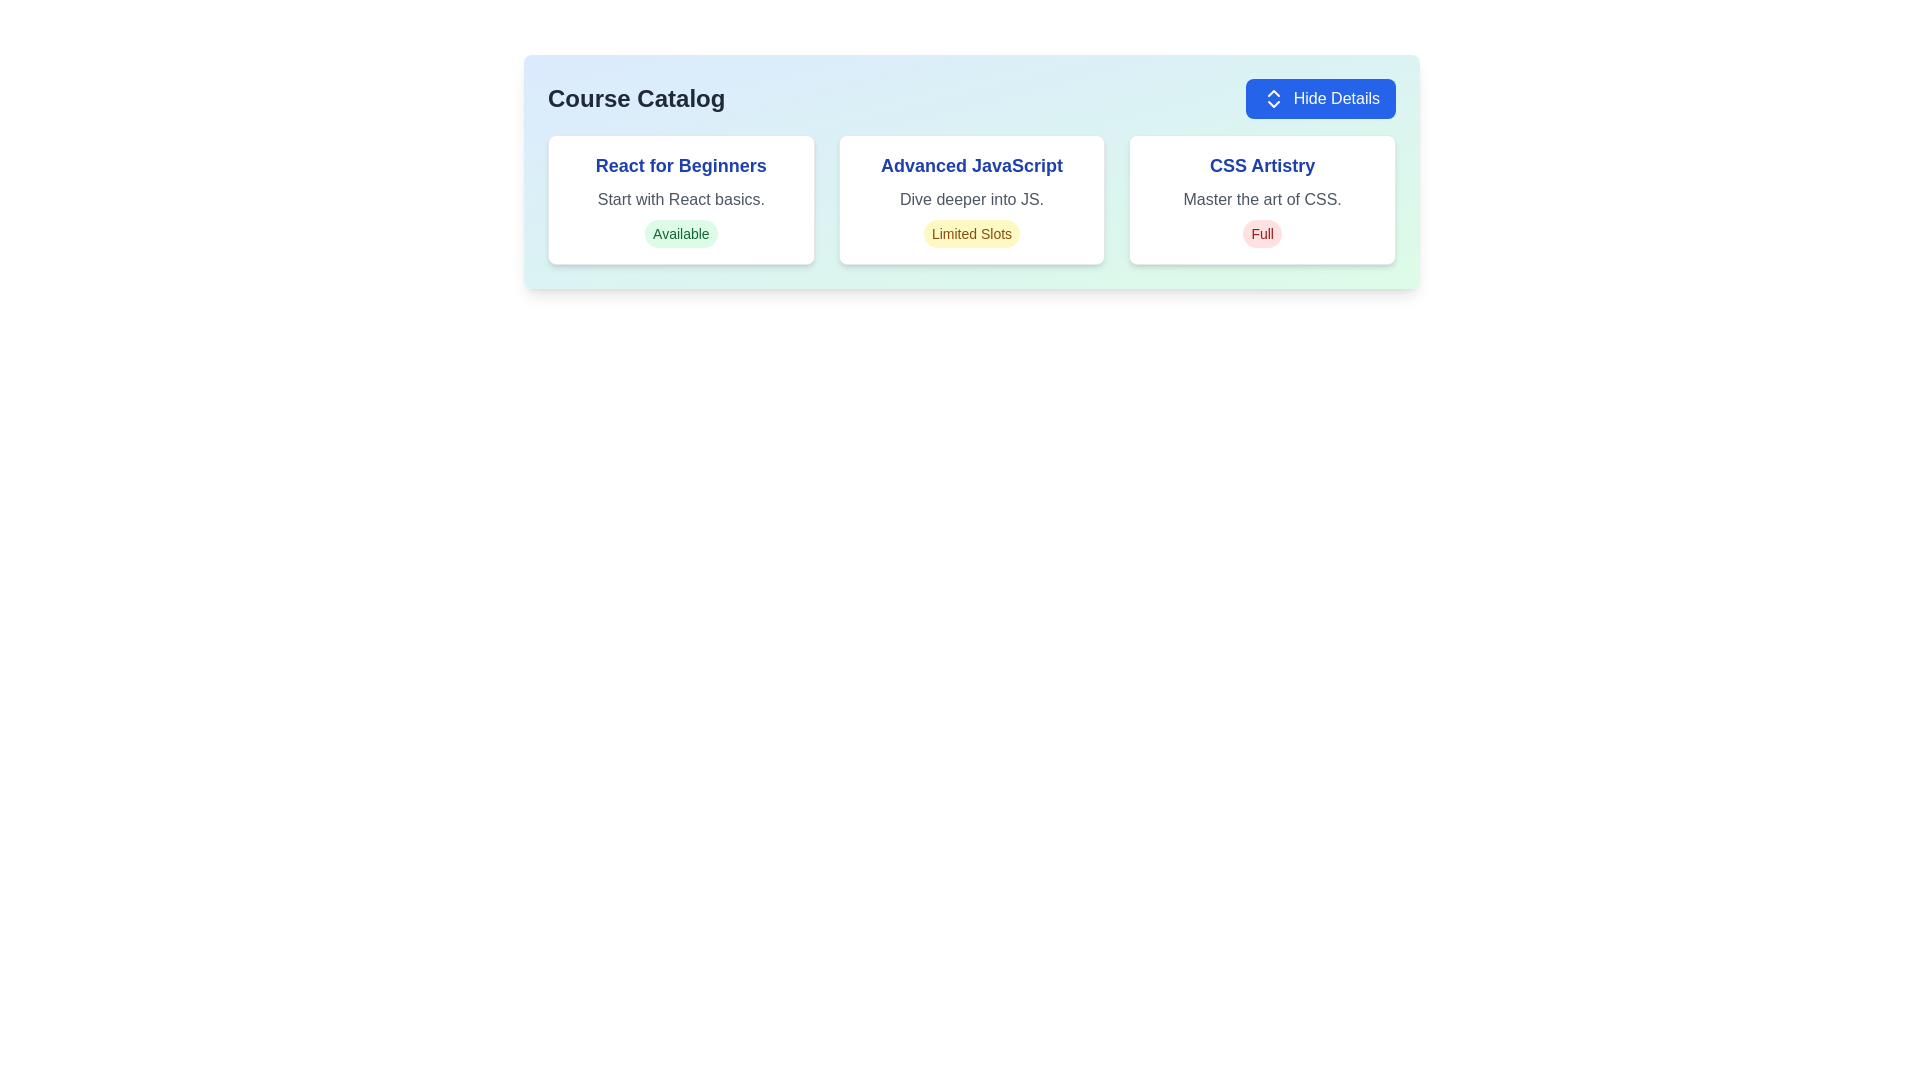 The width and height of the screenshot is (1920, 1080). Describe the element at coordinates (635, 99) in the screenshot. I see `the prominent 'Course Catalog' text label located at the top left of the header section` at that location.